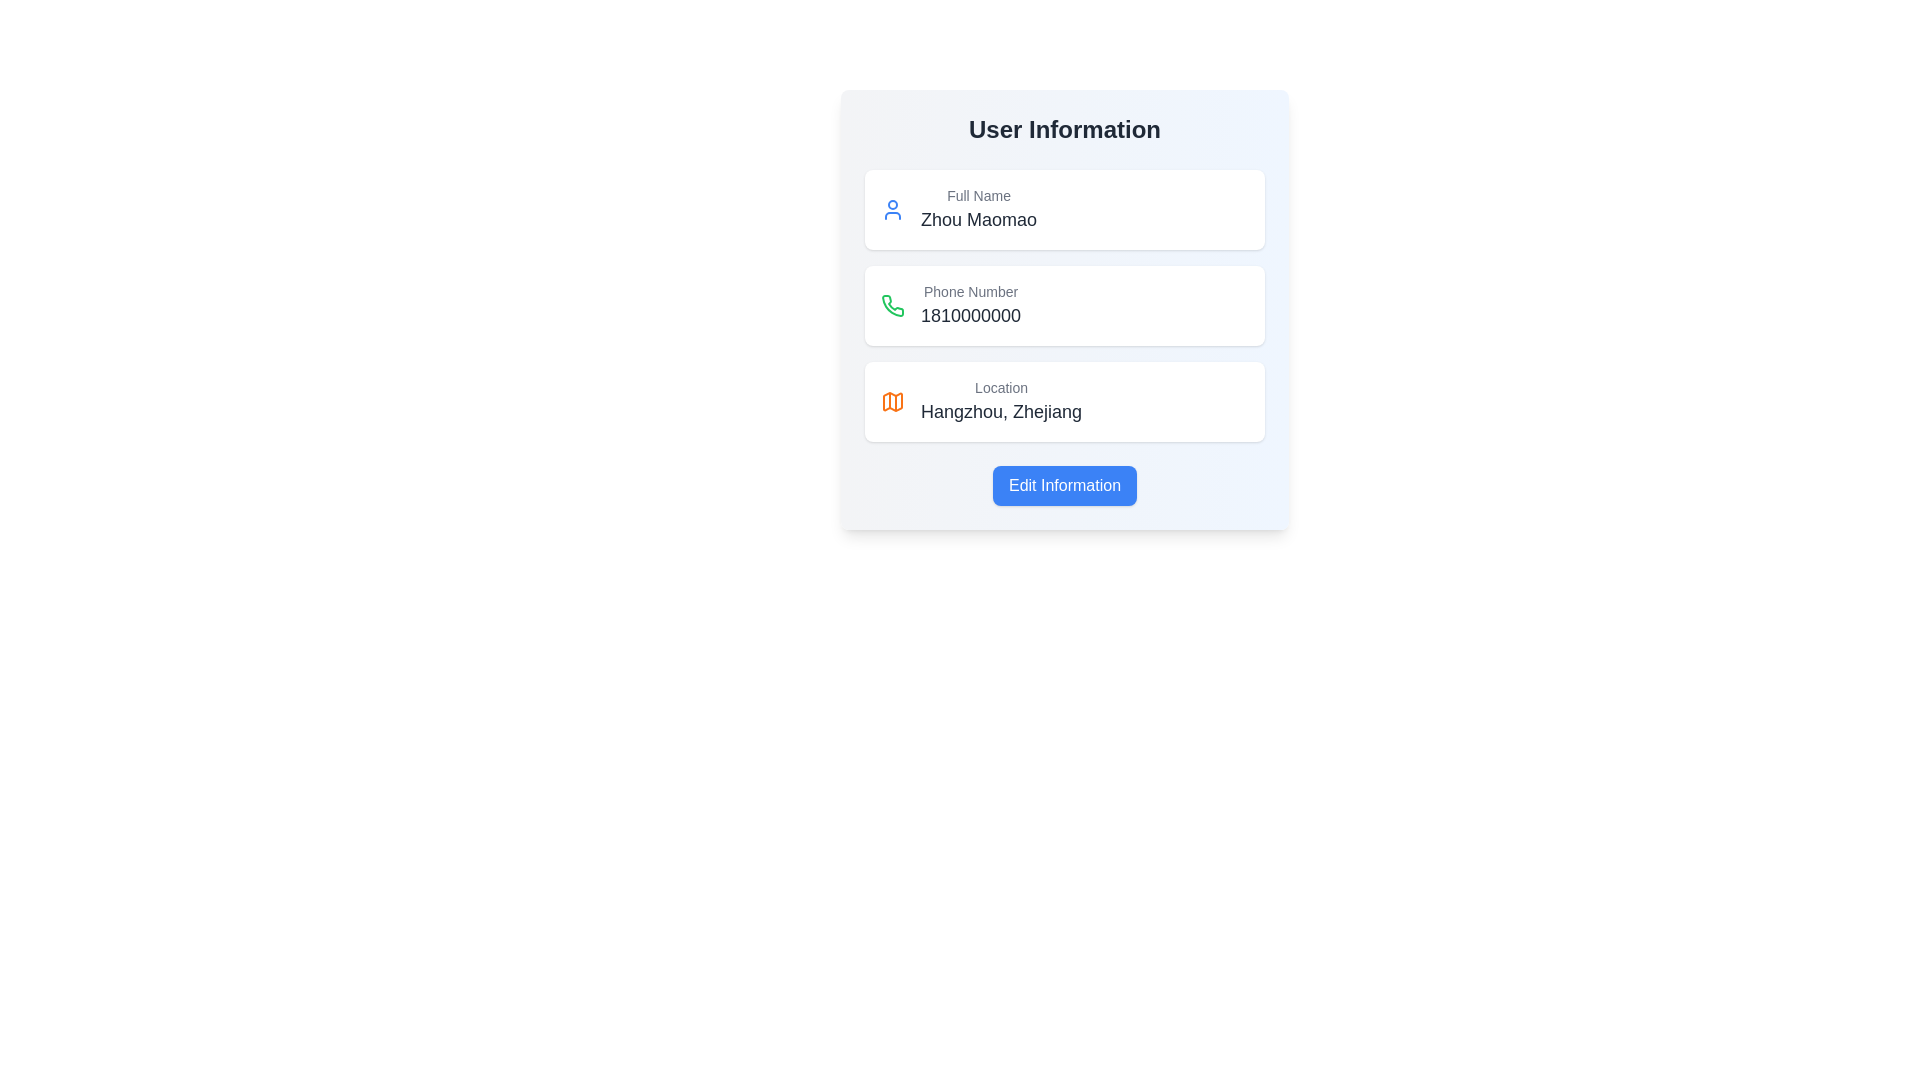 This screenshot has width=1920, height=1080. Describe the element at coordinates (1064, 486) in the screenshot. I see `the edit button located below the 'Location' section` at that location.